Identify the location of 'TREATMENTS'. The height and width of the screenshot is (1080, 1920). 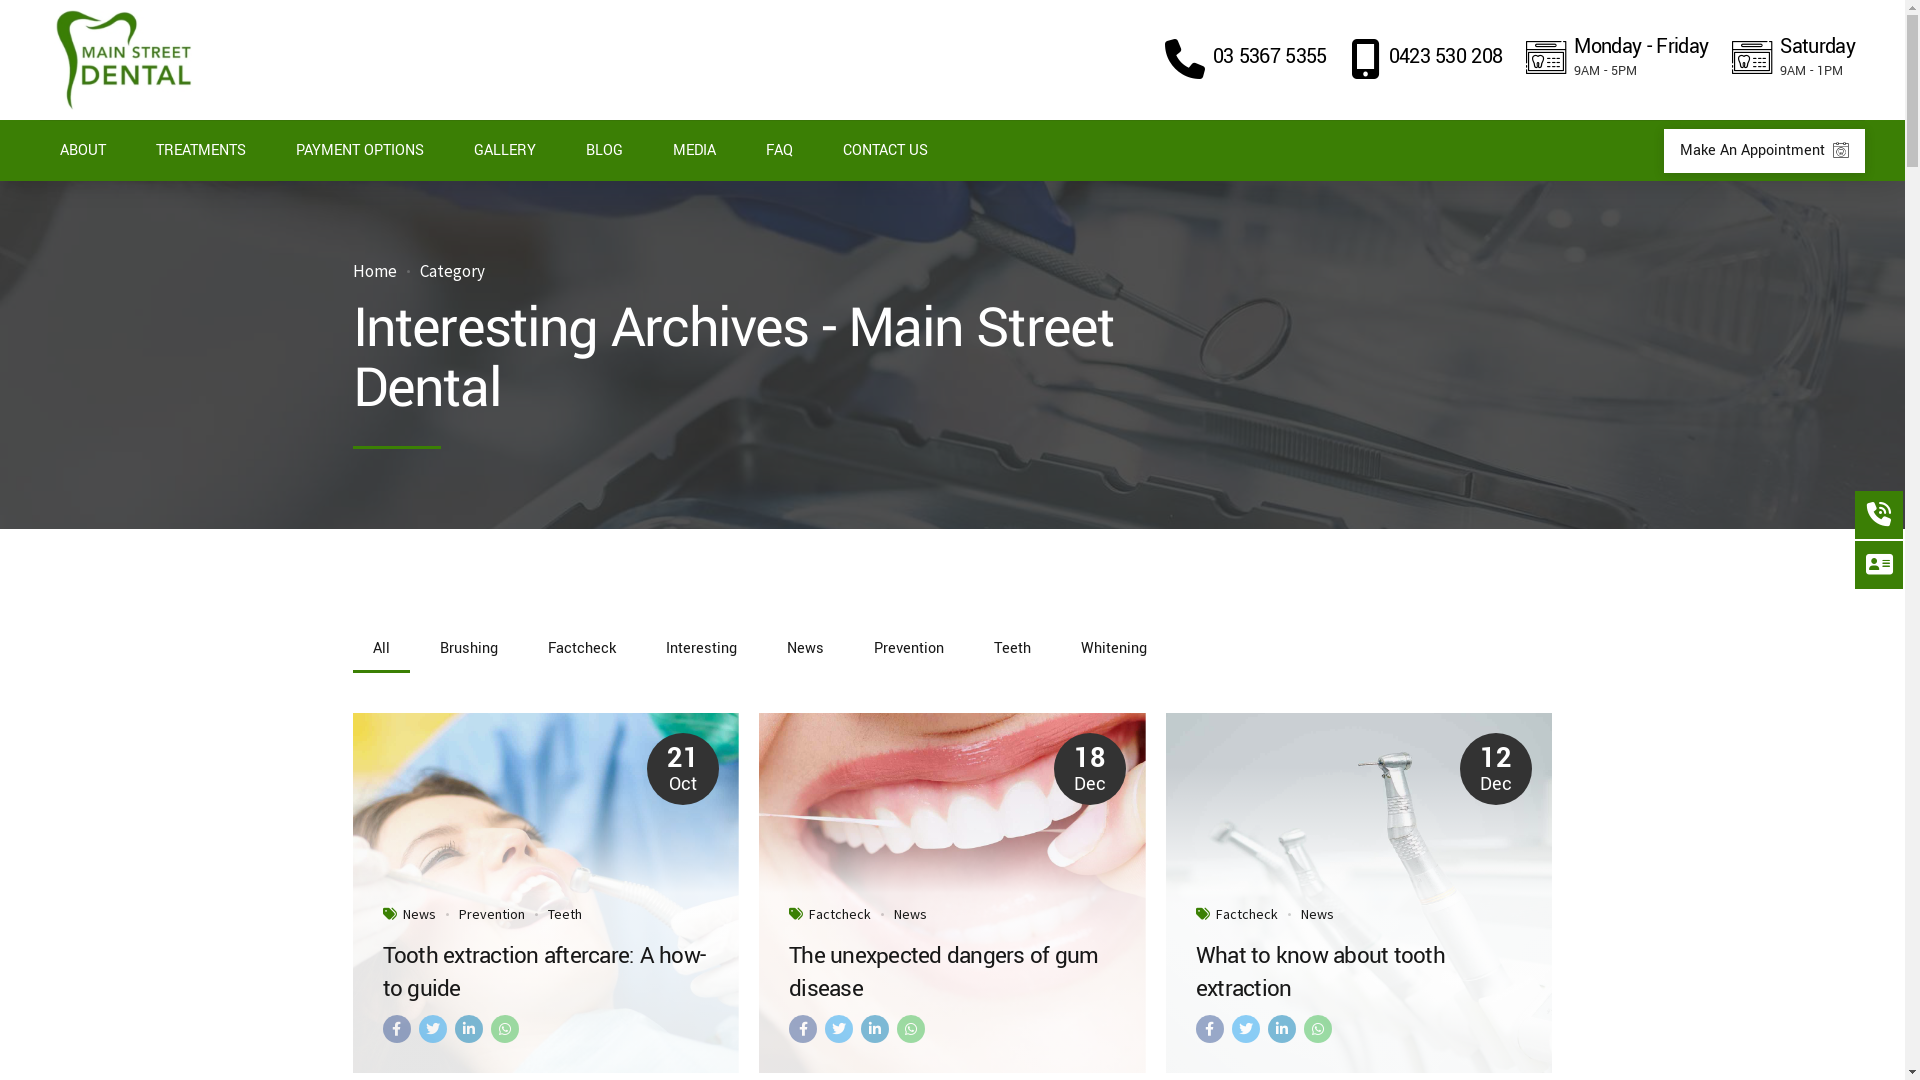
(134, 149).